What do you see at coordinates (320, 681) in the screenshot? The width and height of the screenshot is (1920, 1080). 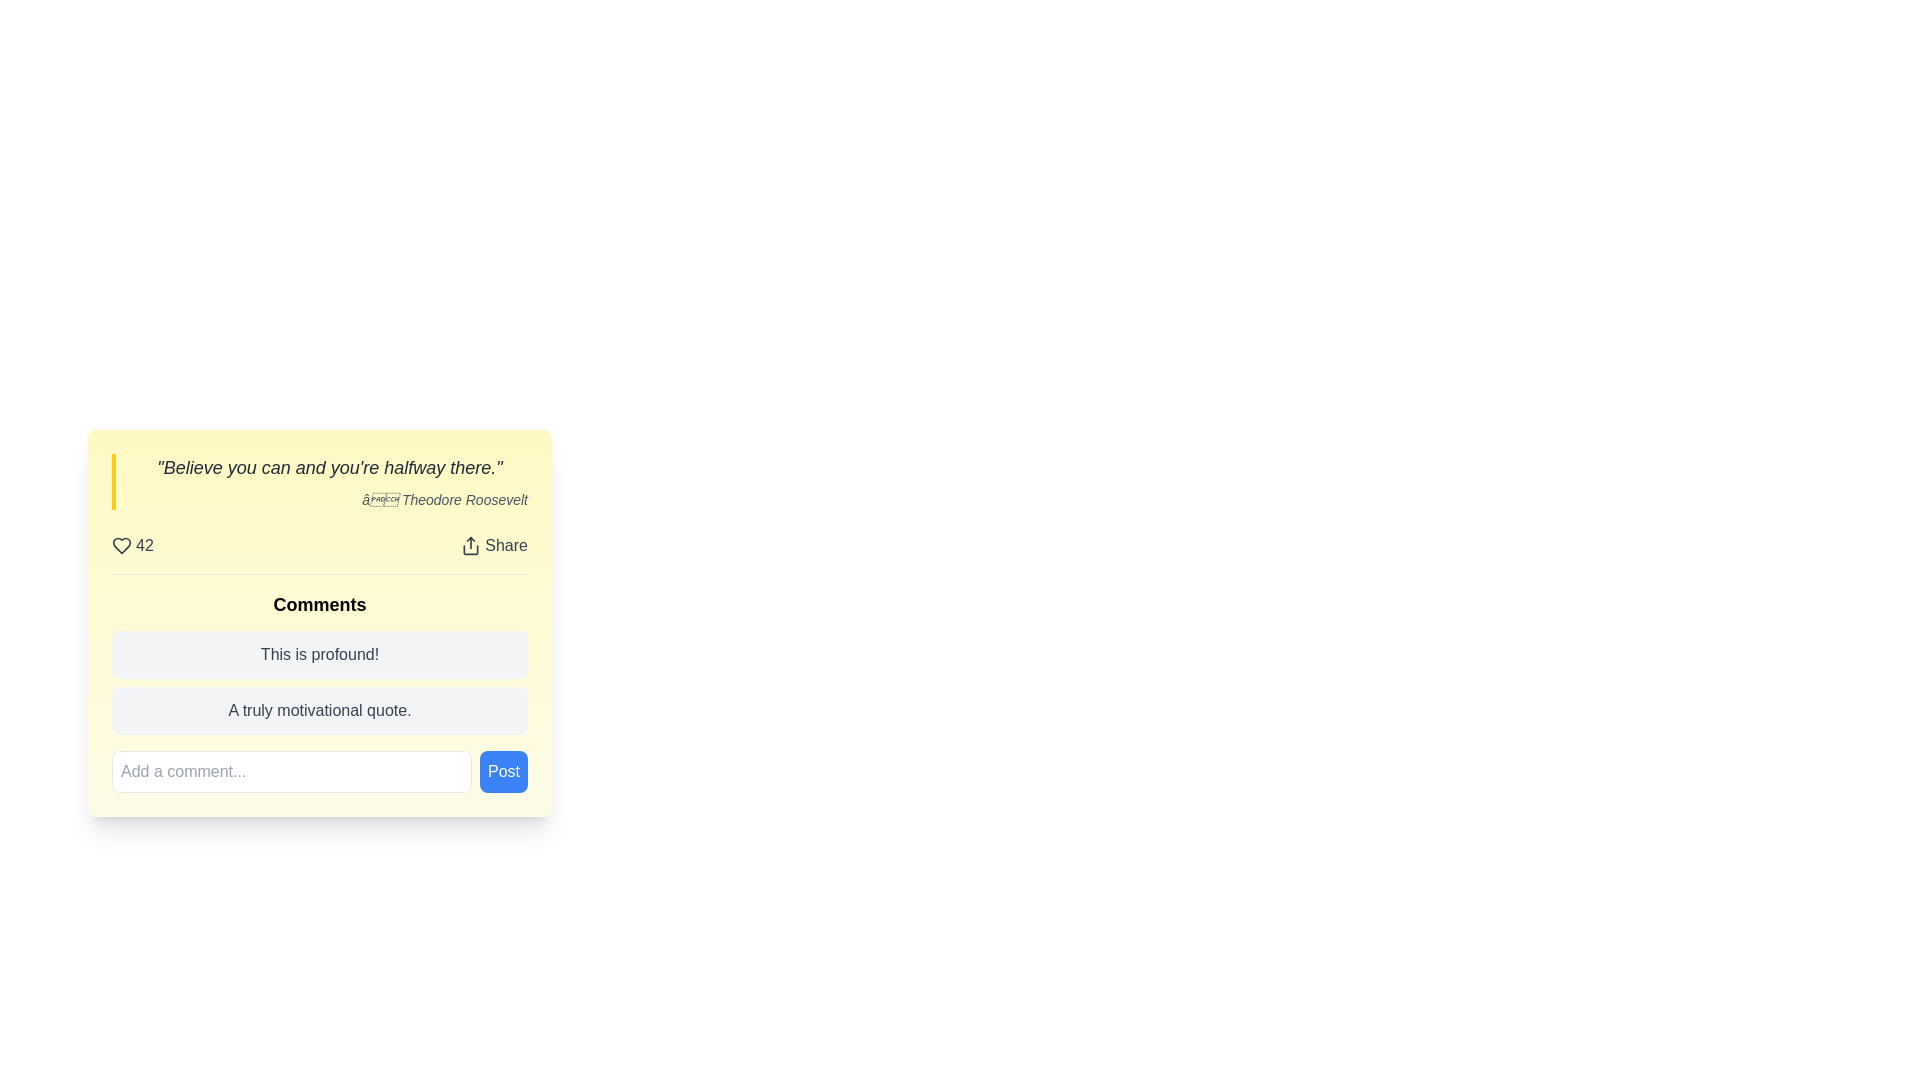 I see `the Comment section located beneath the post content and like count, which has an input field and button for adding new comments` at bounding box center [320, 681].